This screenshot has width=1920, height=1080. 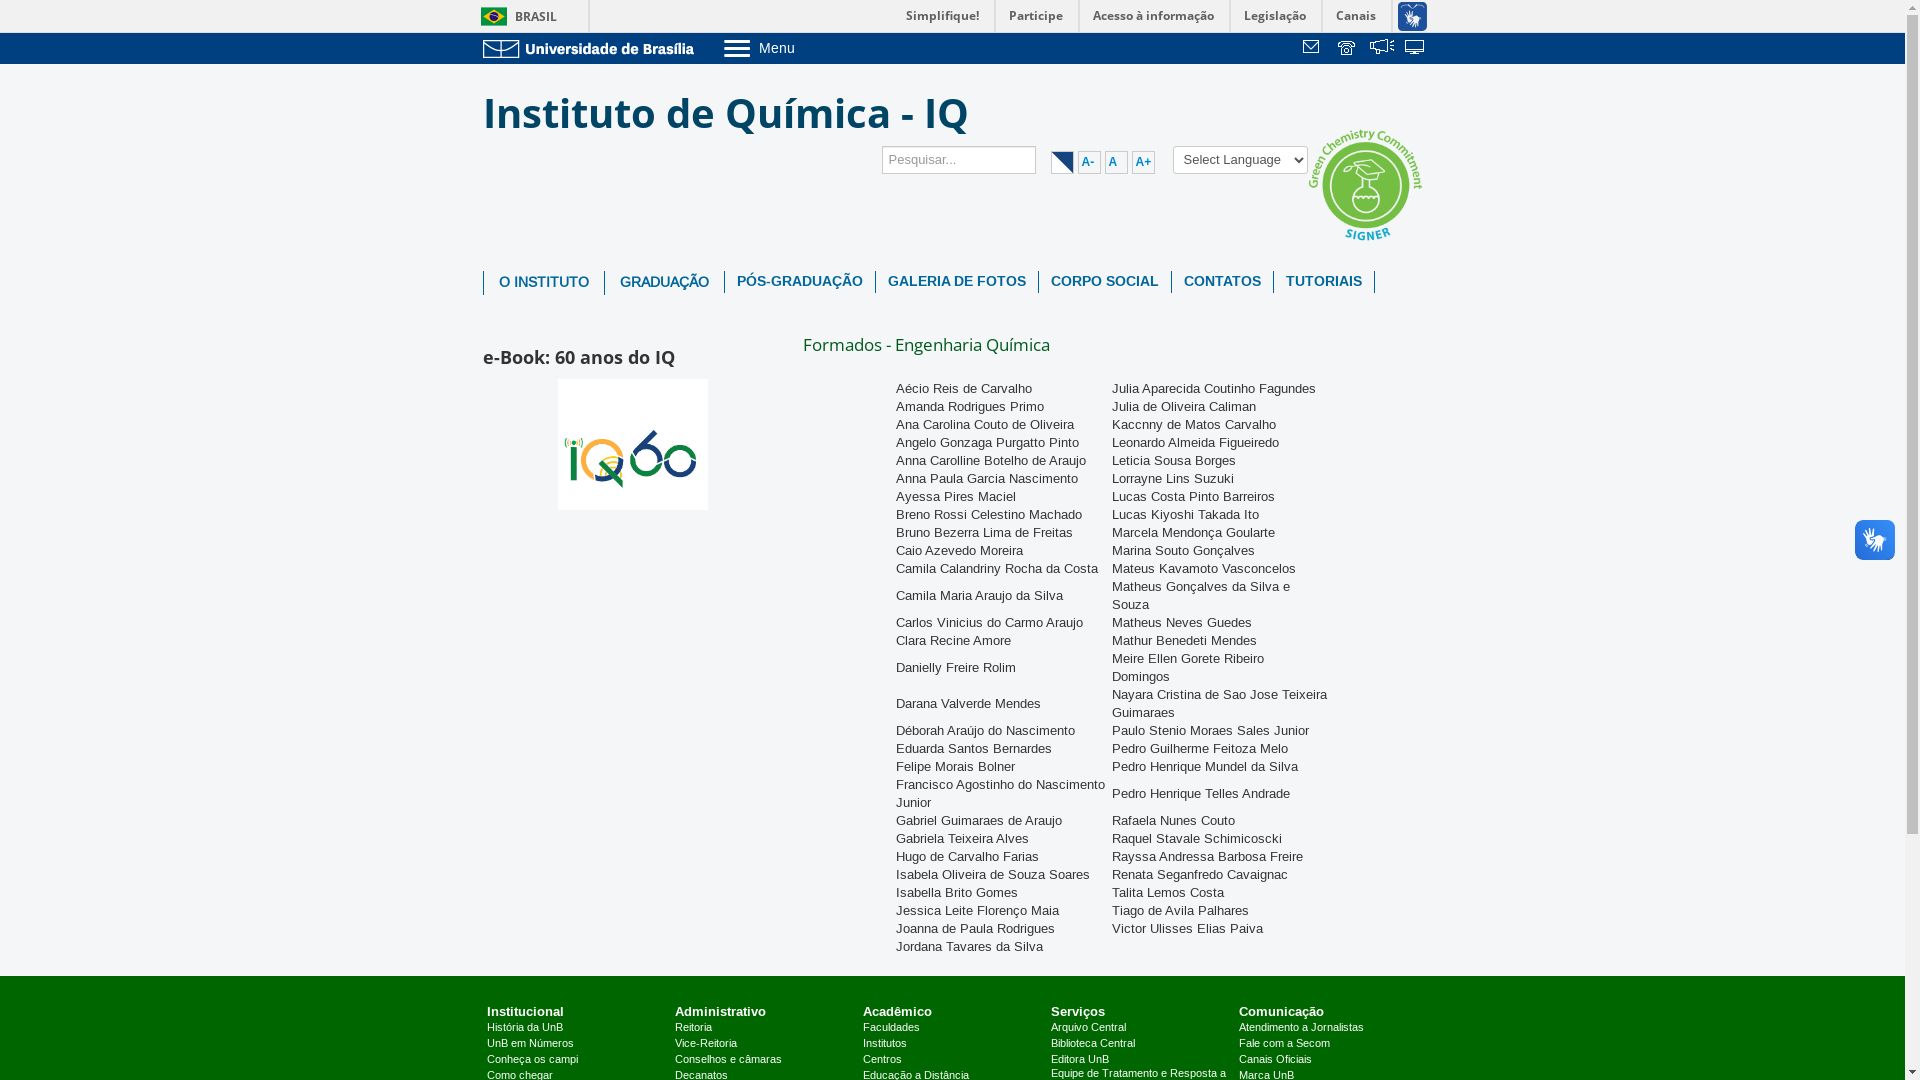 I want to click on 'Sistemas', so click(x=1415, y=48).